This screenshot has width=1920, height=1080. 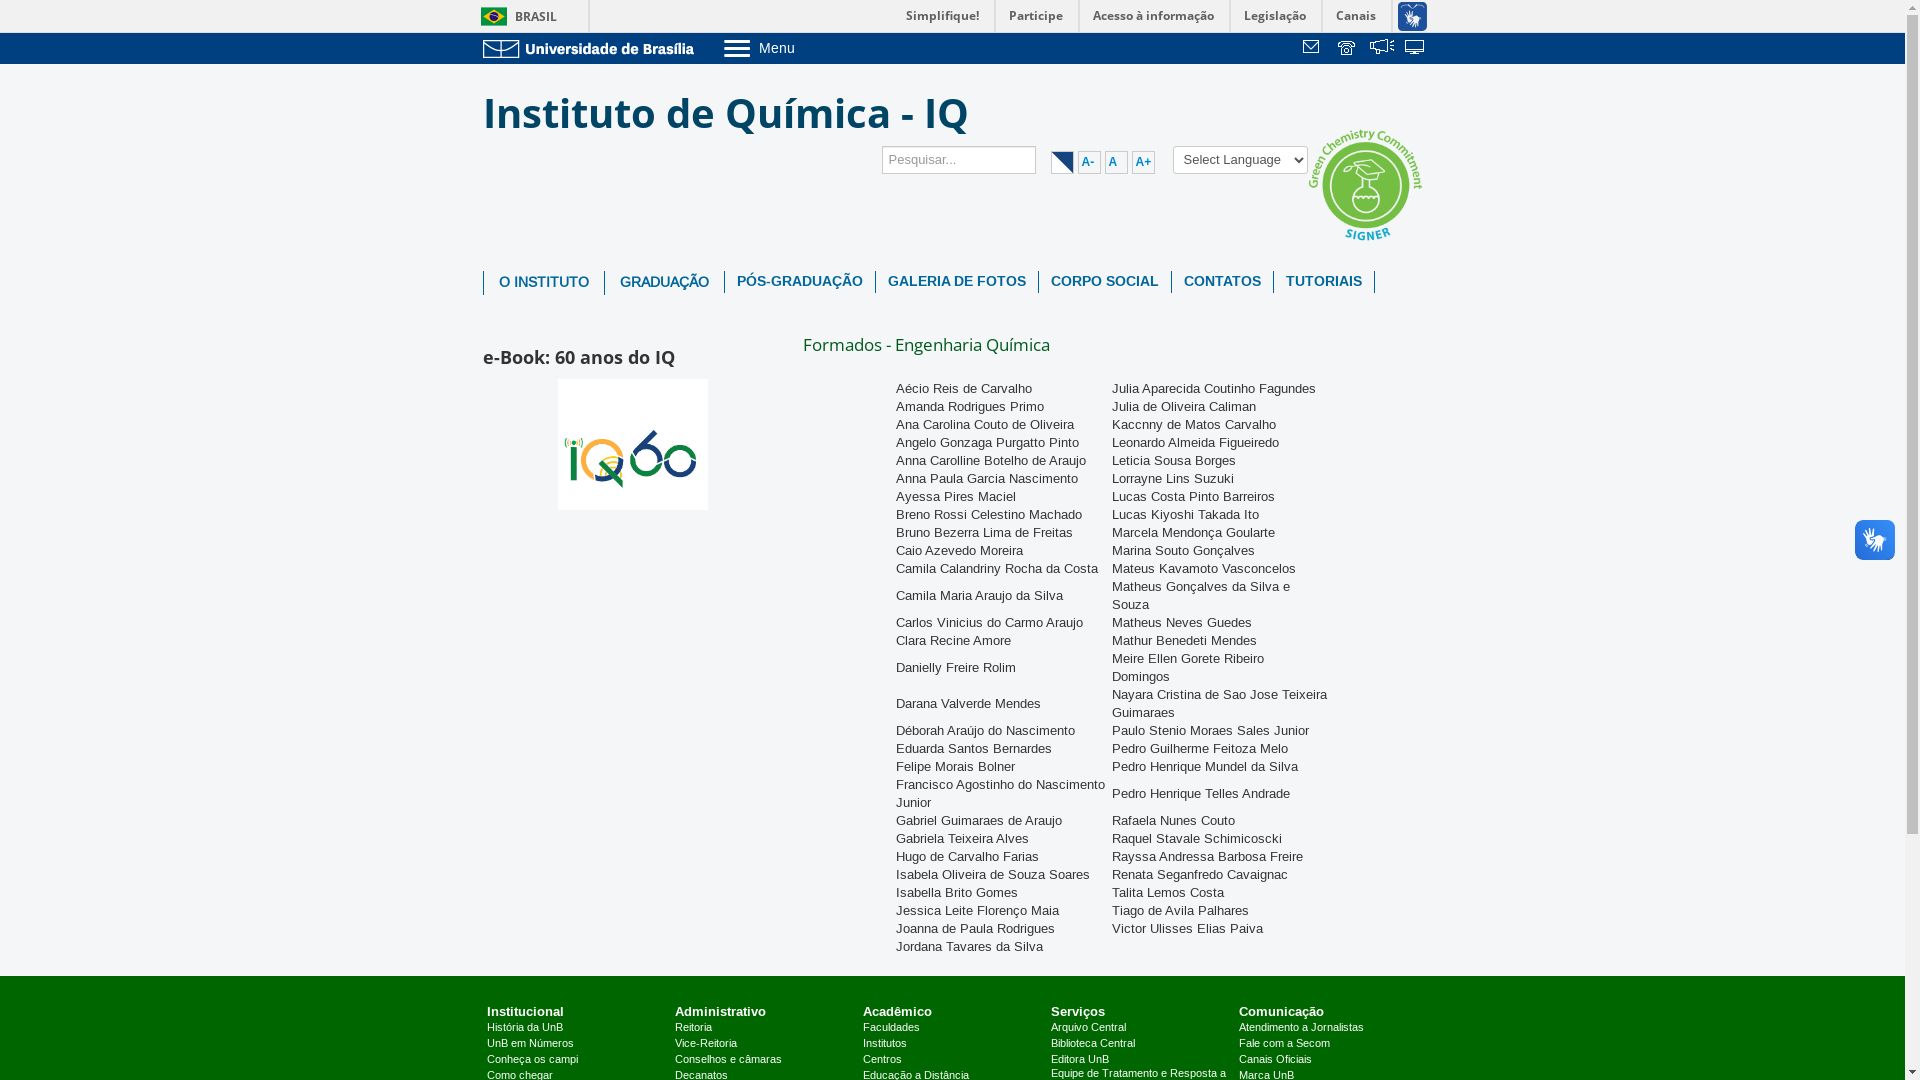 I want to click on 'Sistemas', so click(x=1415, y=48).